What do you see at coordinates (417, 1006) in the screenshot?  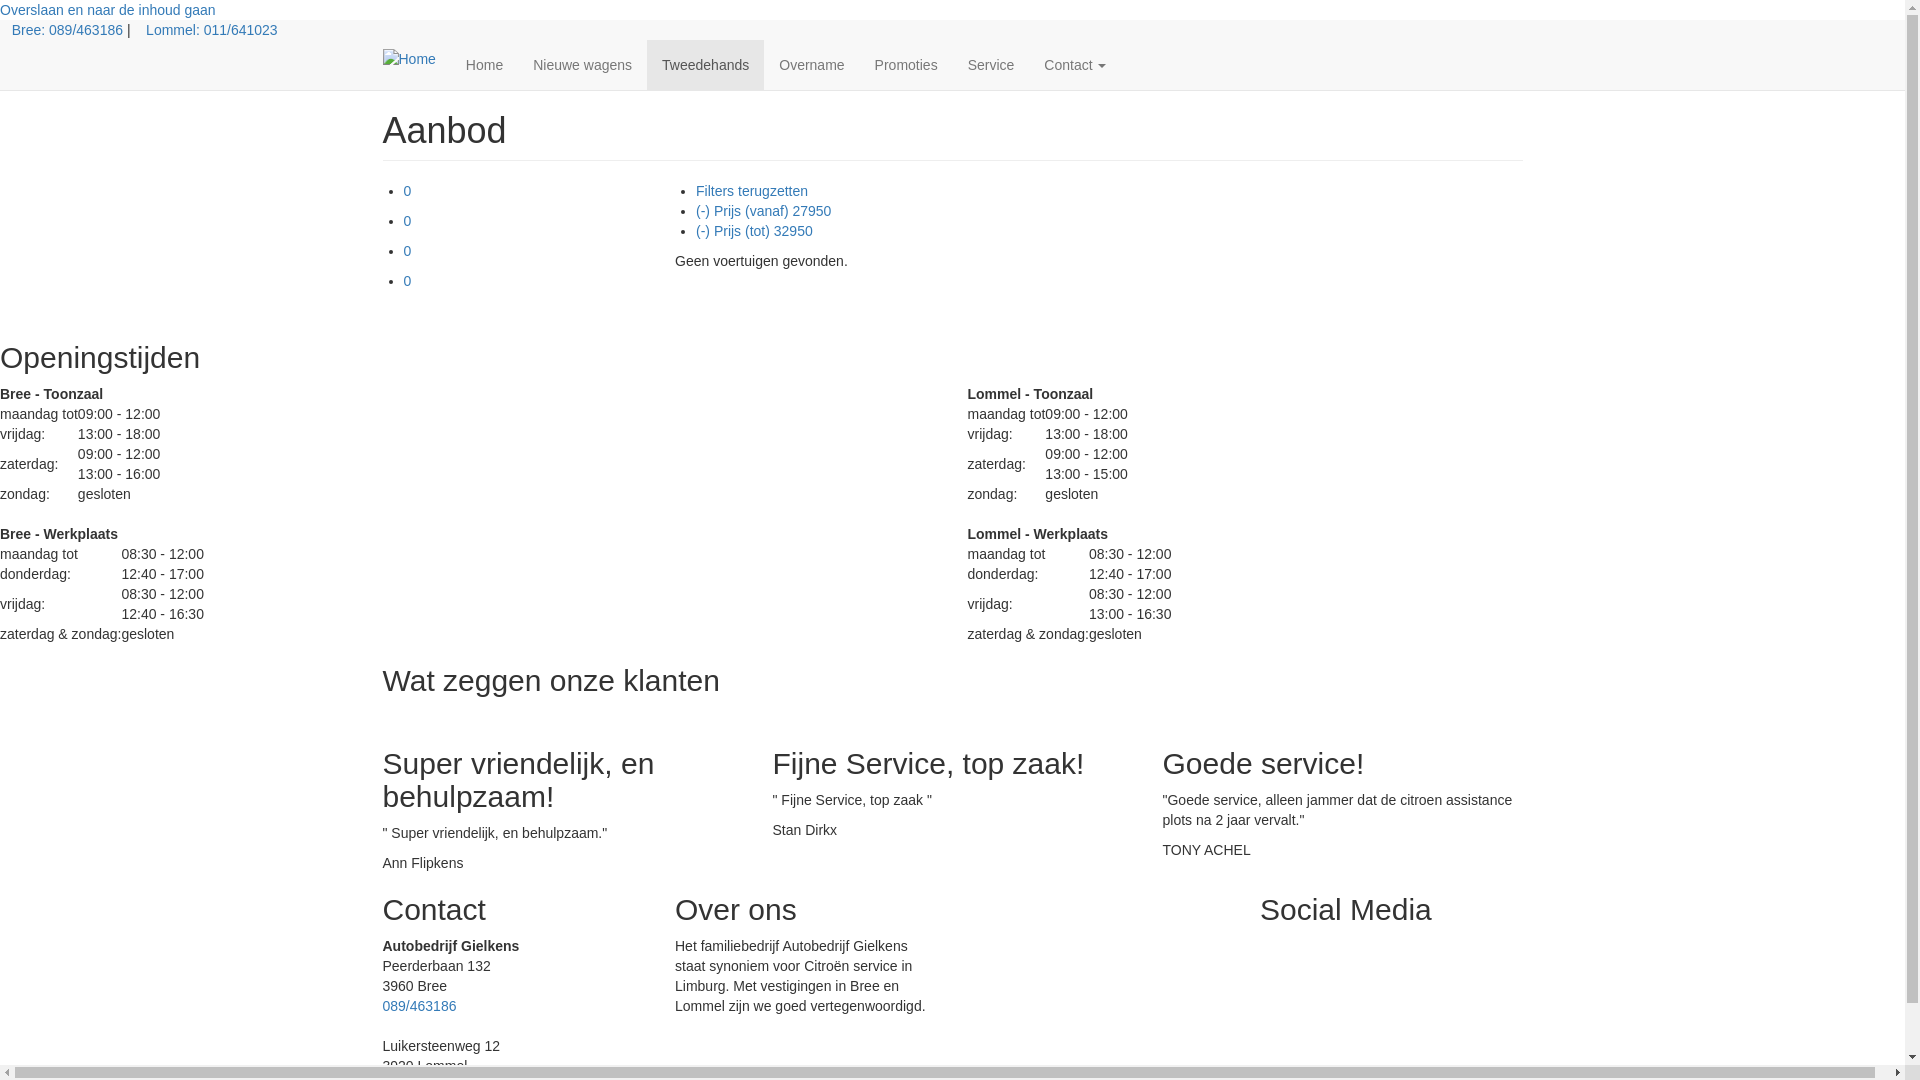 I see `'089/463186'` at bounding box center [417, 1006].